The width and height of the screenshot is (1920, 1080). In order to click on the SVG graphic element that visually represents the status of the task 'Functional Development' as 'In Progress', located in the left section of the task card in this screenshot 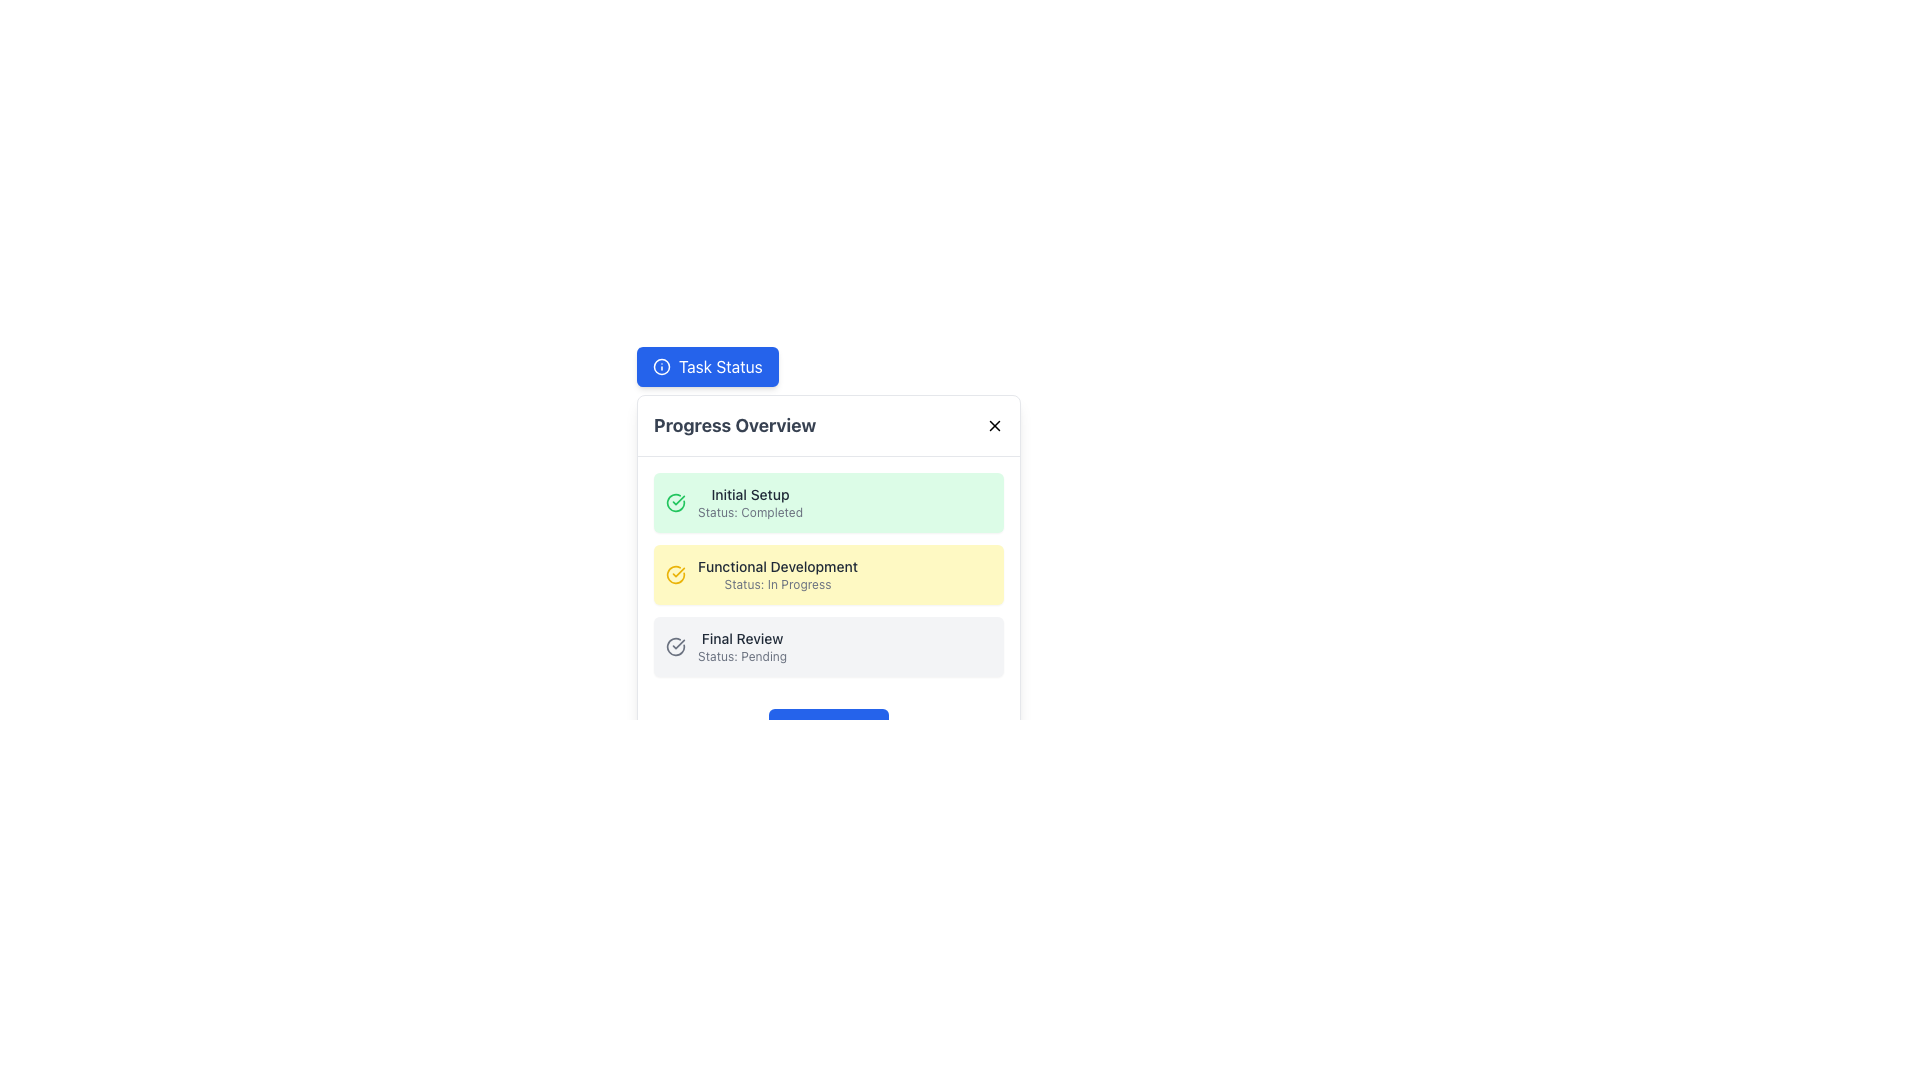, I will do `click(676, 574)`.